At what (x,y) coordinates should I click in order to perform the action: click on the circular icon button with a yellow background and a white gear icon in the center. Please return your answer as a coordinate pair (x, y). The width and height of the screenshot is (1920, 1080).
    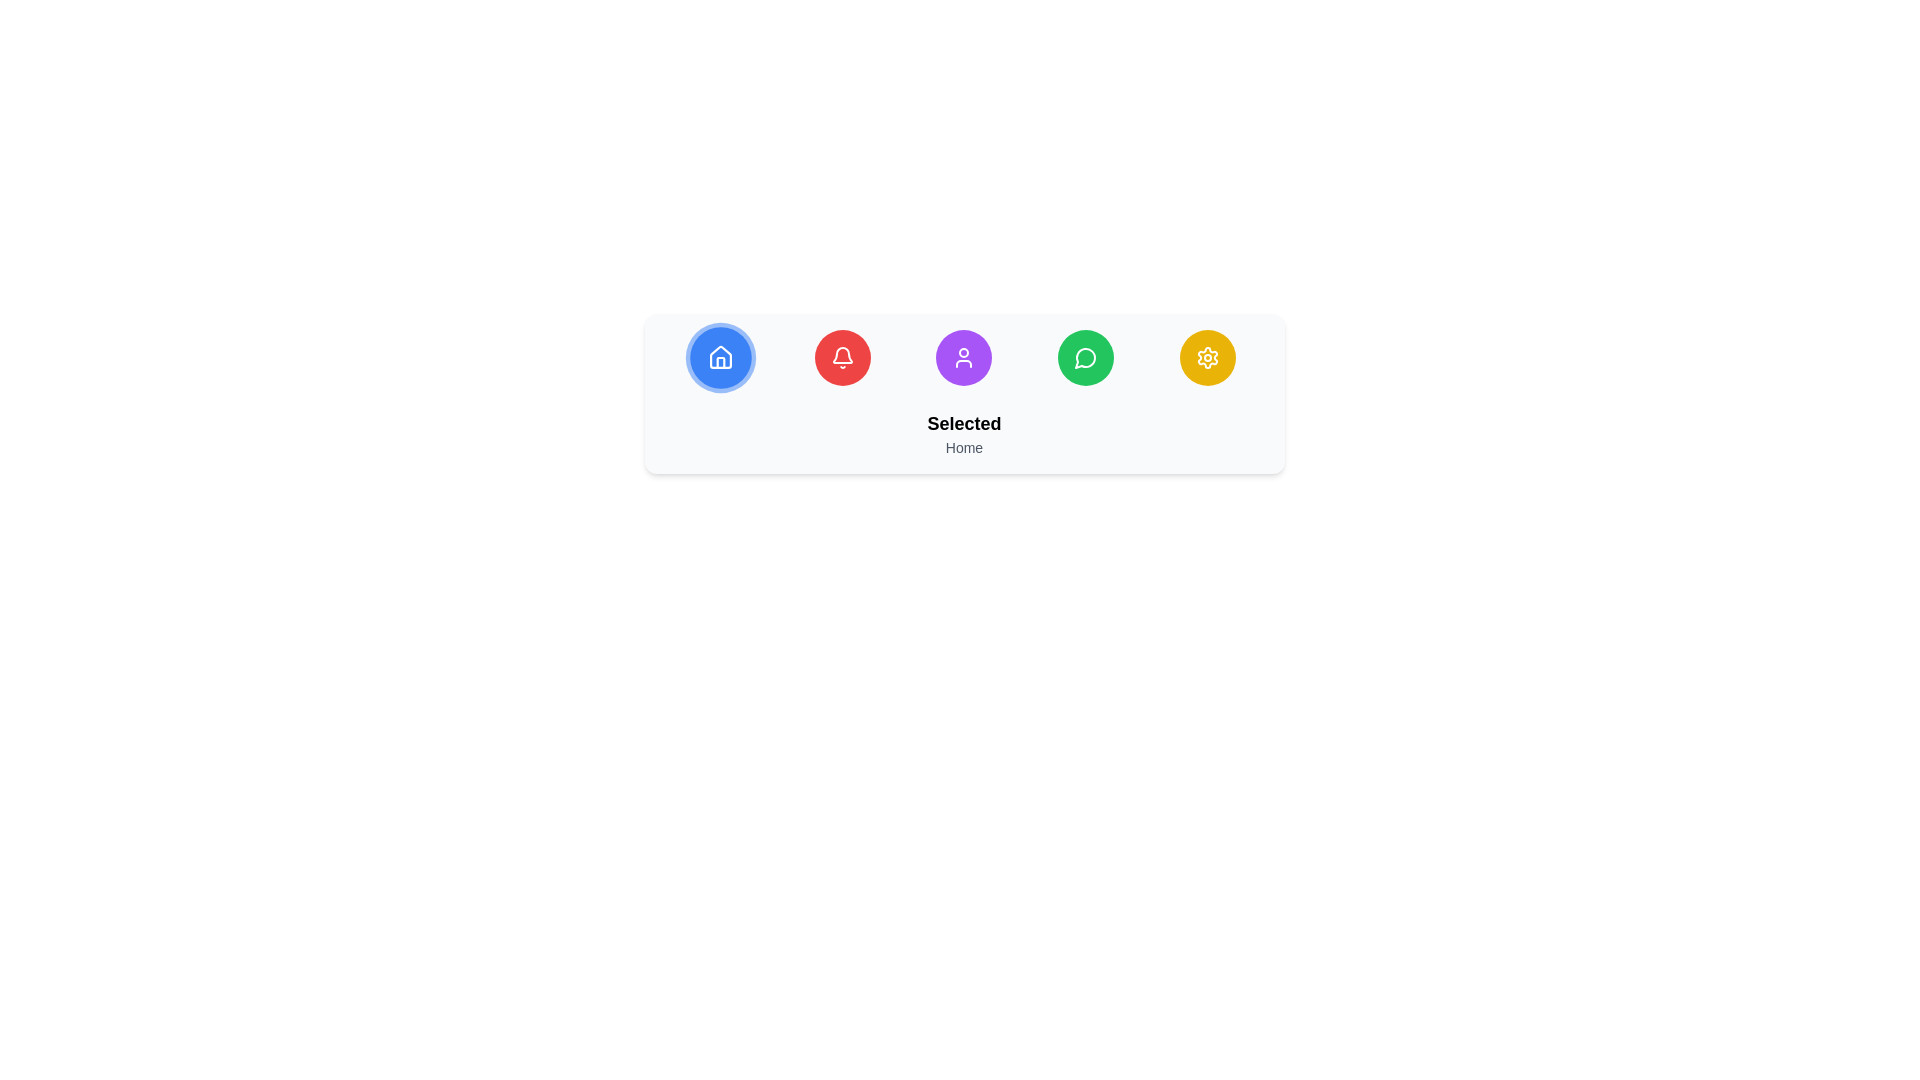
    Looking at the image, I should click on (1206, 357).